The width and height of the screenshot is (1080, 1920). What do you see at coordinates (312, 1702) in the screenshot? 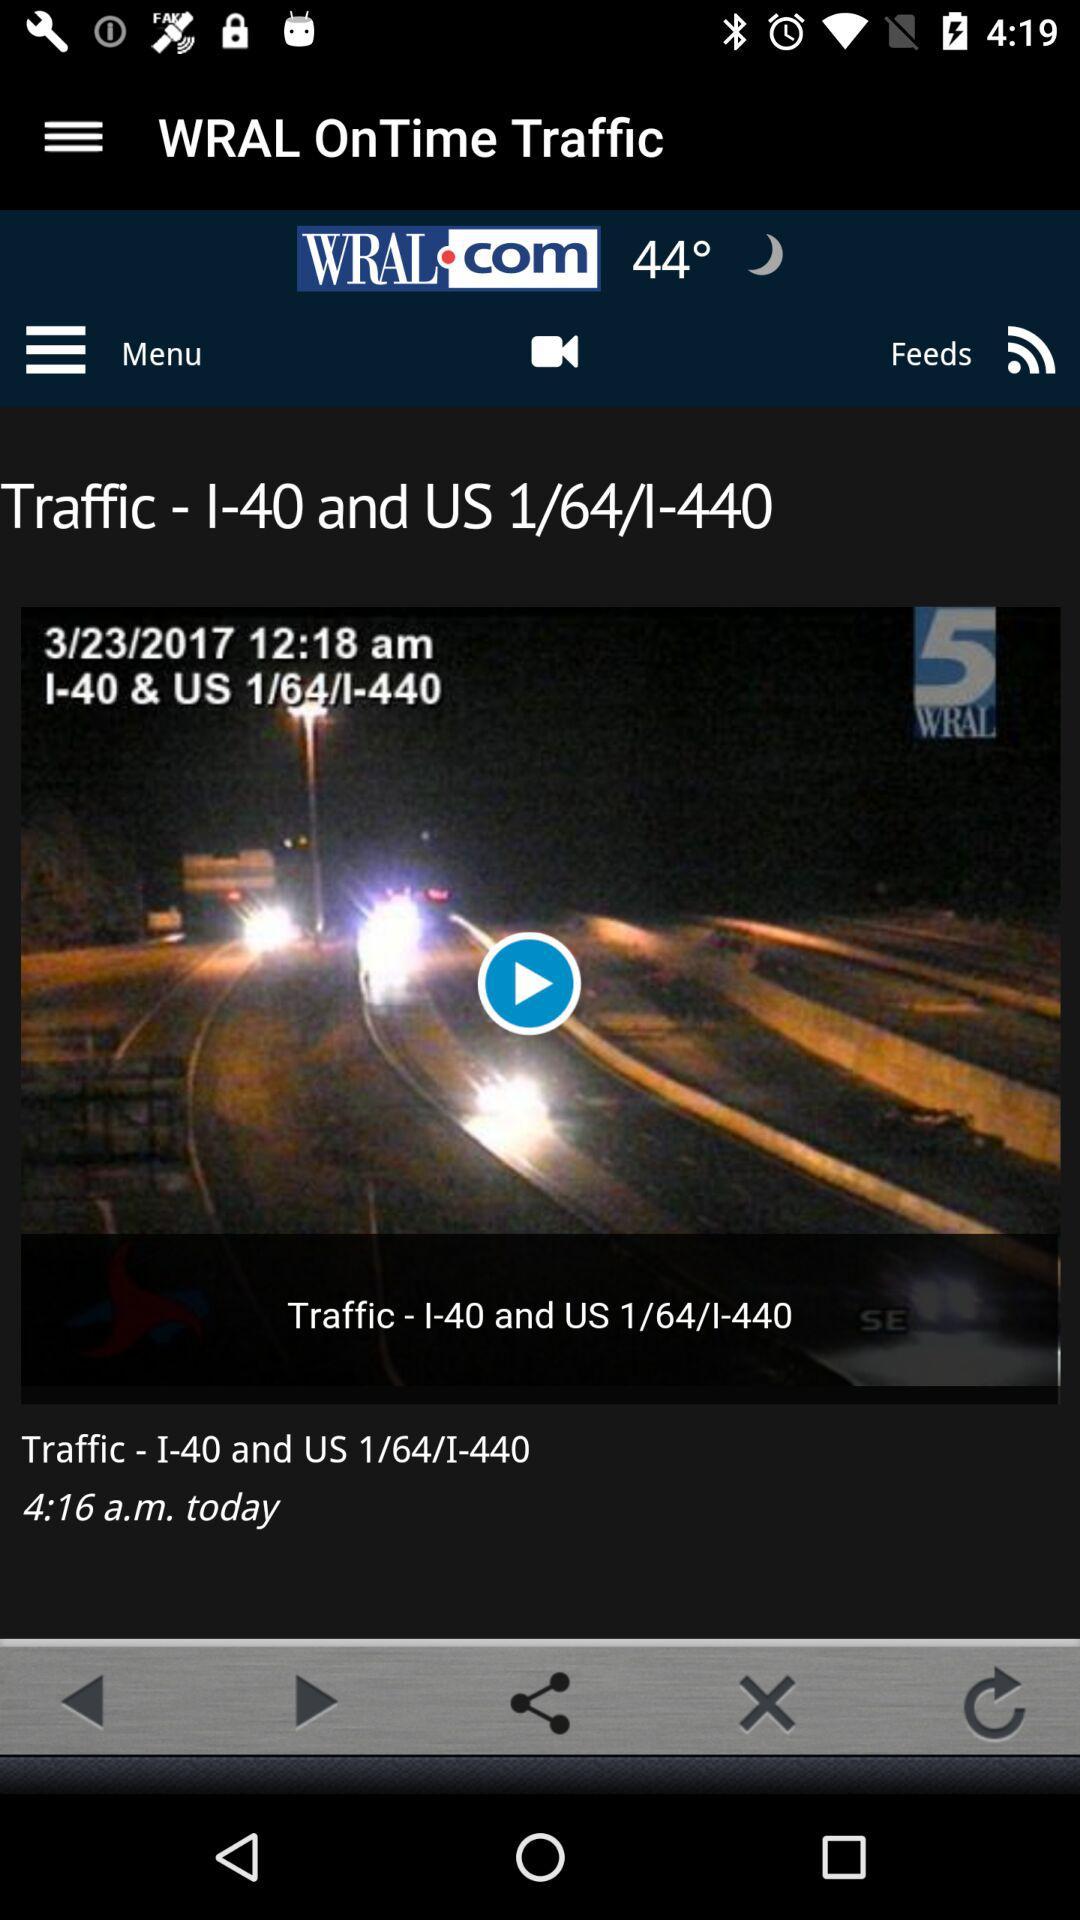
I see `the play icon` at bounding box center [312, 1702].